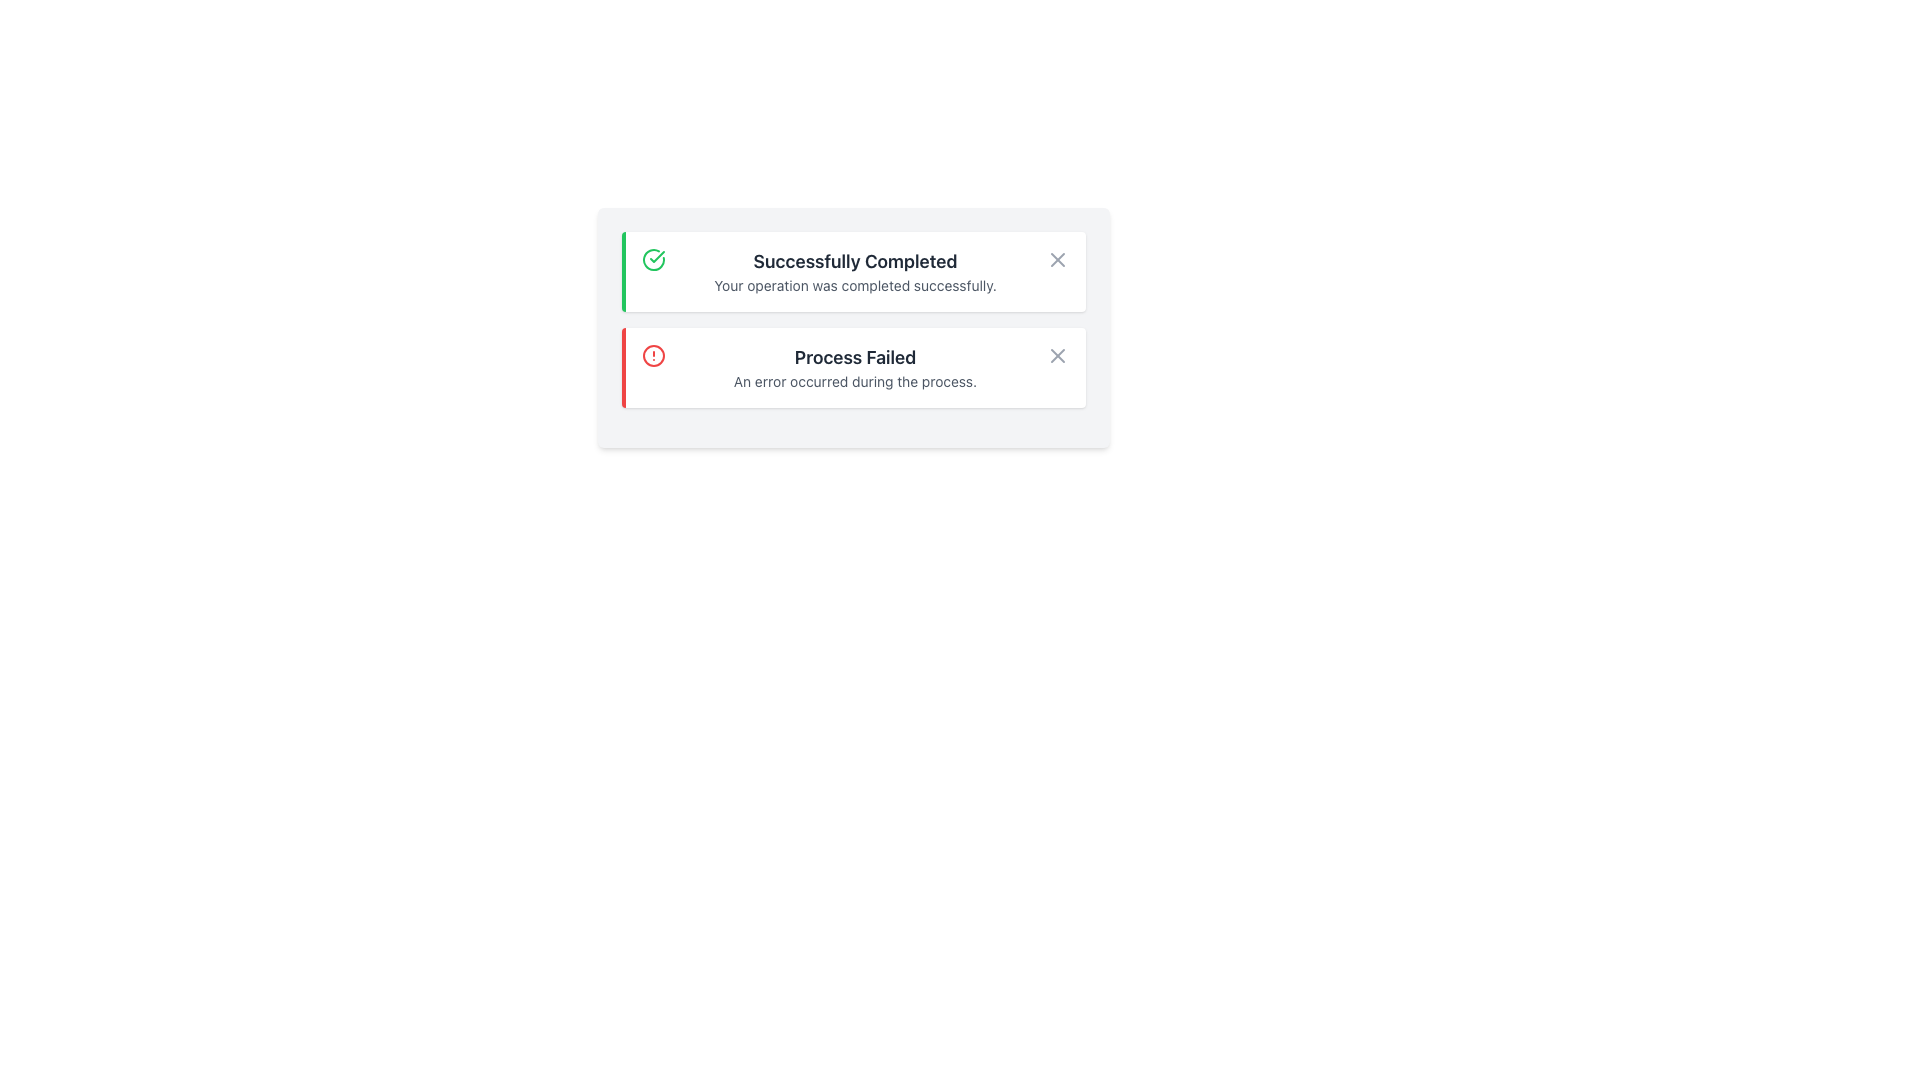  Describe the element at coordinates (1056, 354) in the screenshot. I see `the cross icon button at the top-right corner of the 'Process Failed' notification box to change its appearance` at that location.